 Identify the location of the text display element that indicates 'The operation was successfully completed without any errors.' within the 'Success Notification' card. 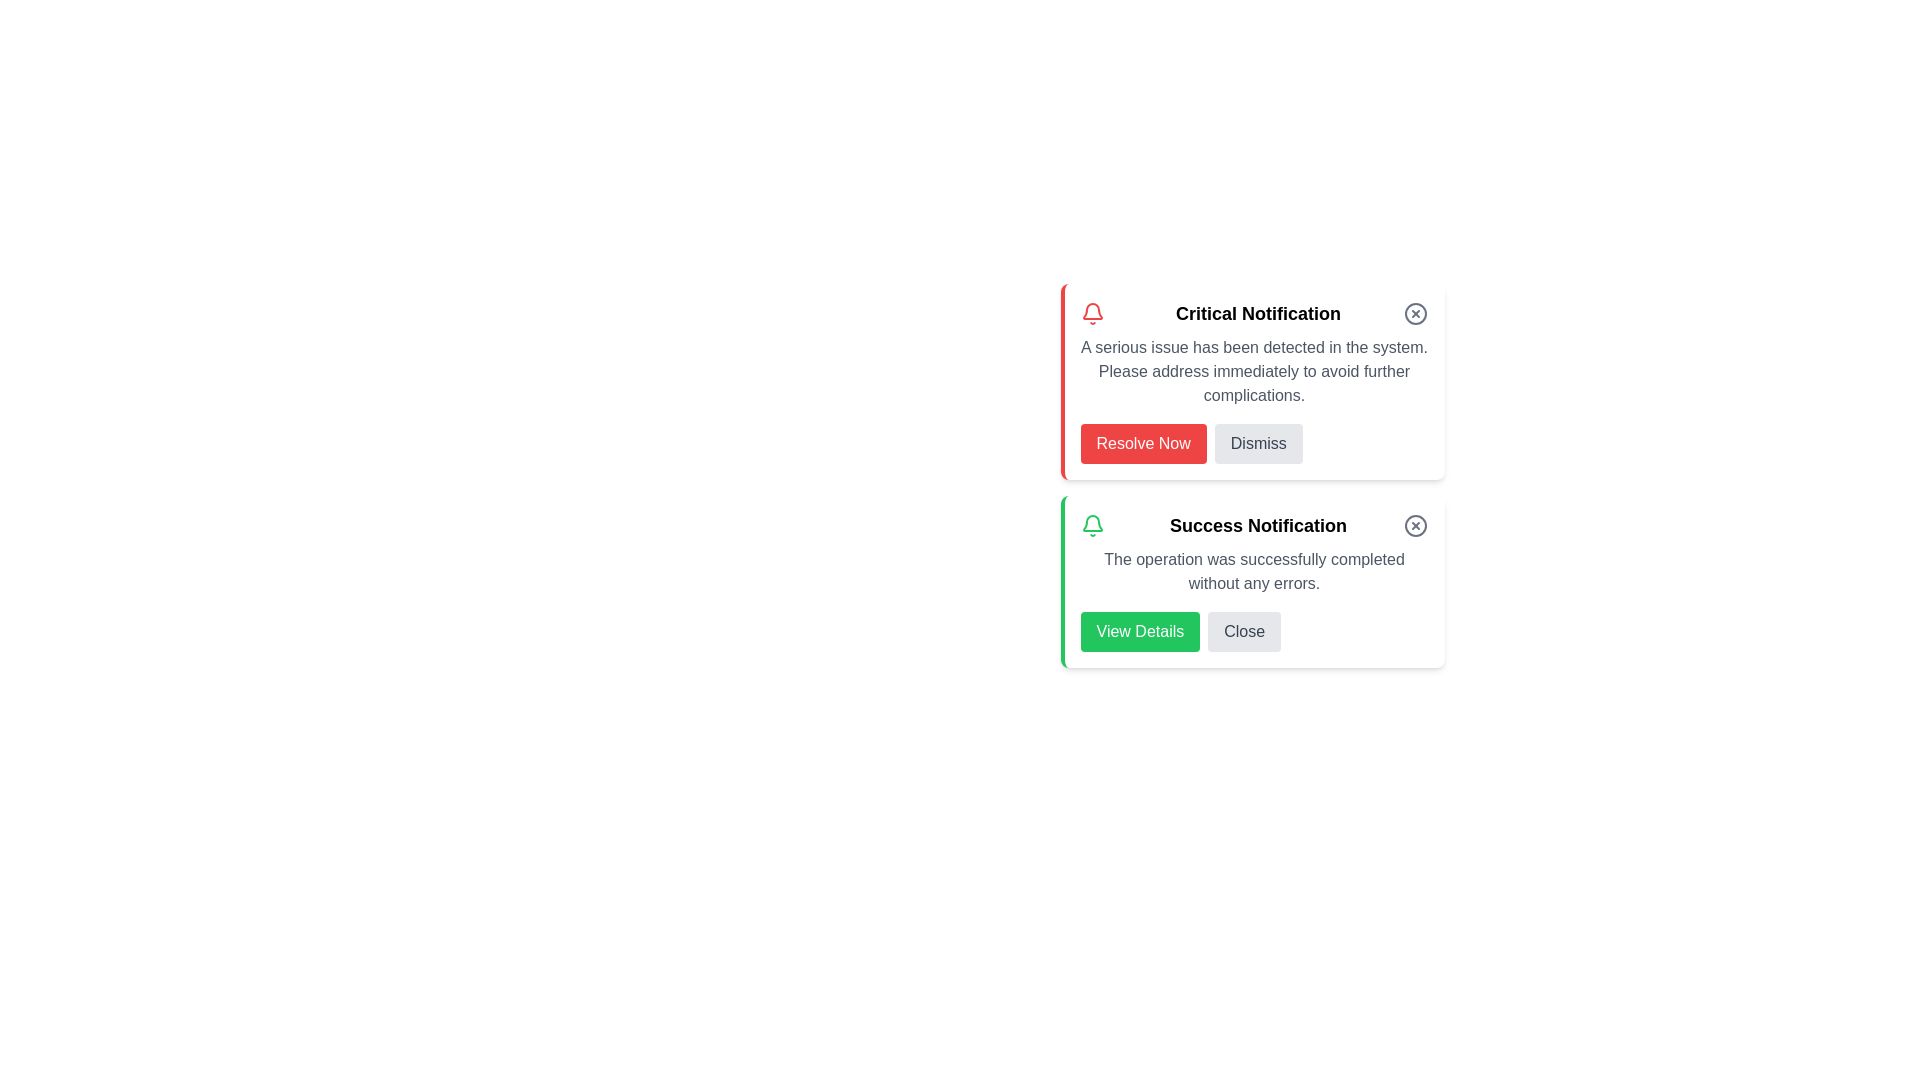
(1253, 571).